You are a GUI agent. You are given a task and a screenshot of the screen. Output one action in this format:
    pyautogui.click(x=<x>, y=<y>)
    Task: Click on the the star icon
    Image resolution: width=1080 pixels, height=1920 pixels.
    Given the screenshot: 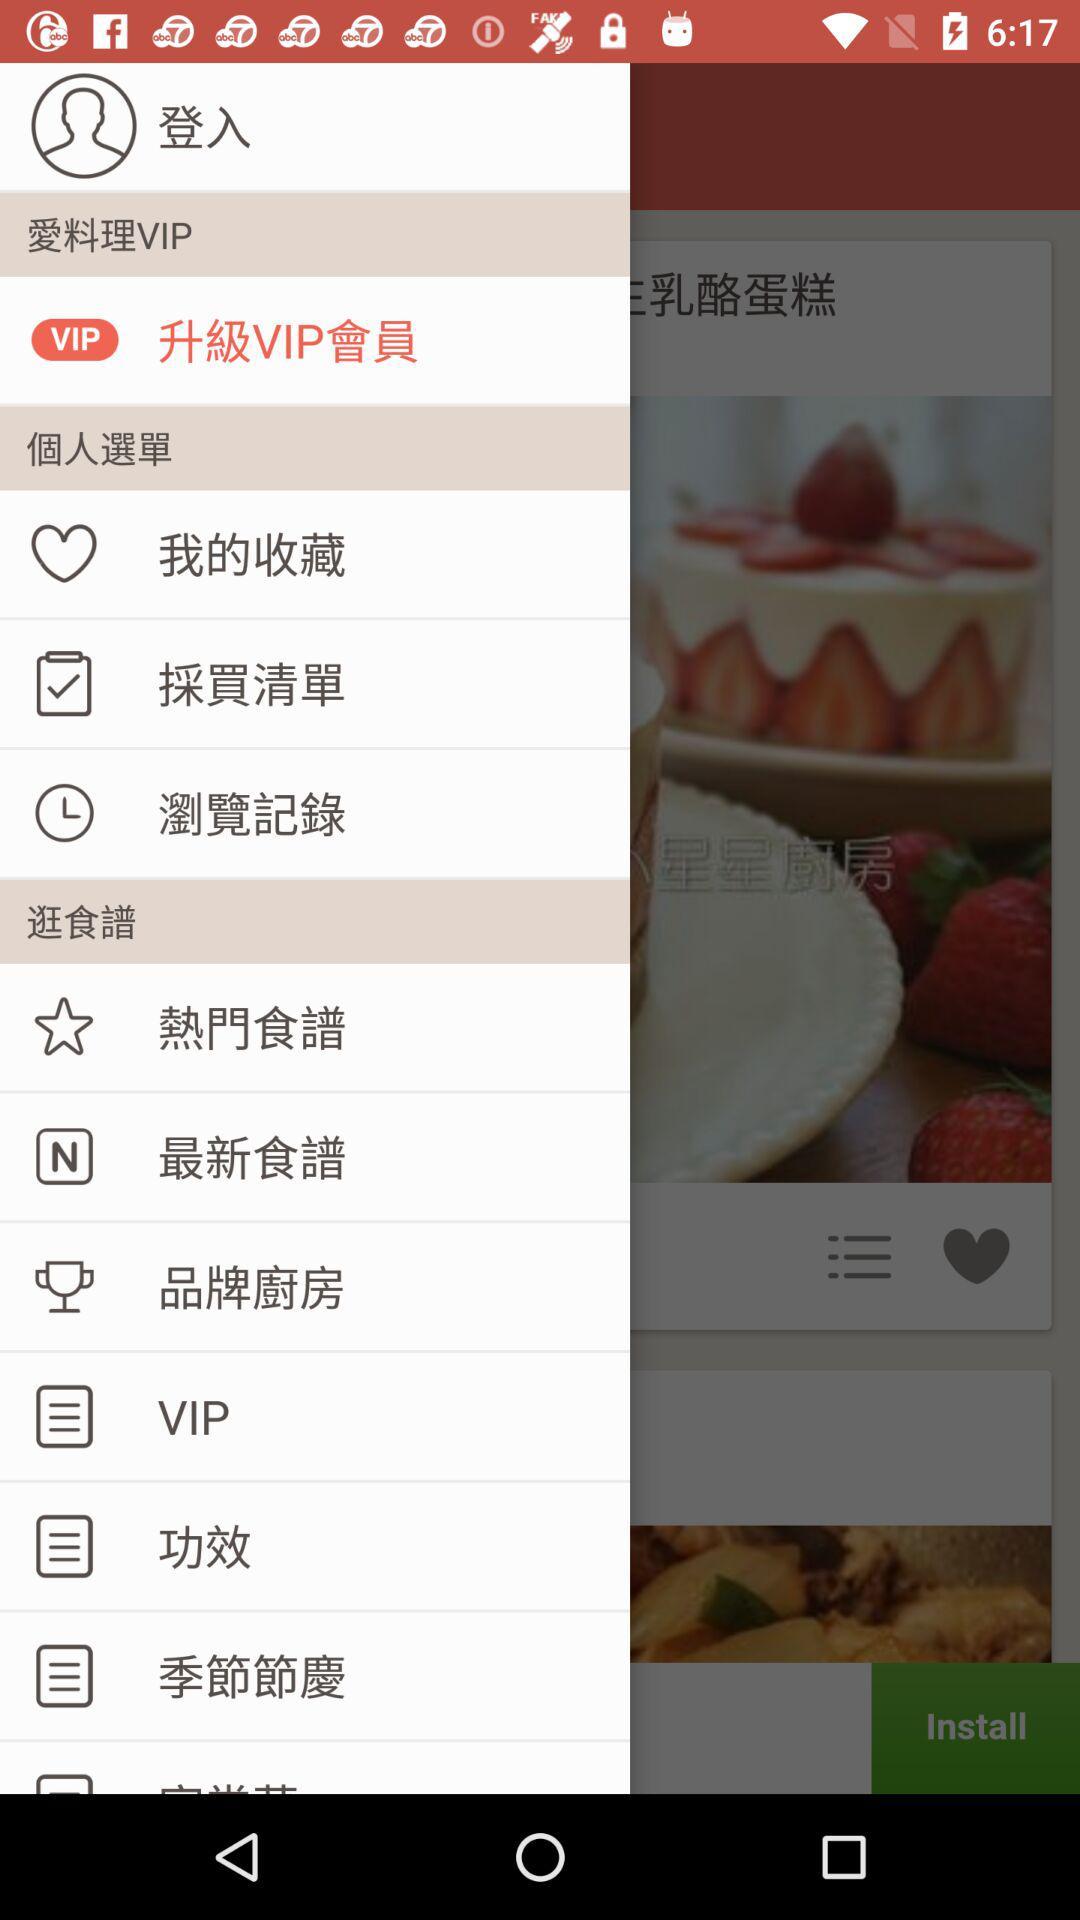 What is the action you would take?
    pyautogui.click(x=64, y=1027)
    